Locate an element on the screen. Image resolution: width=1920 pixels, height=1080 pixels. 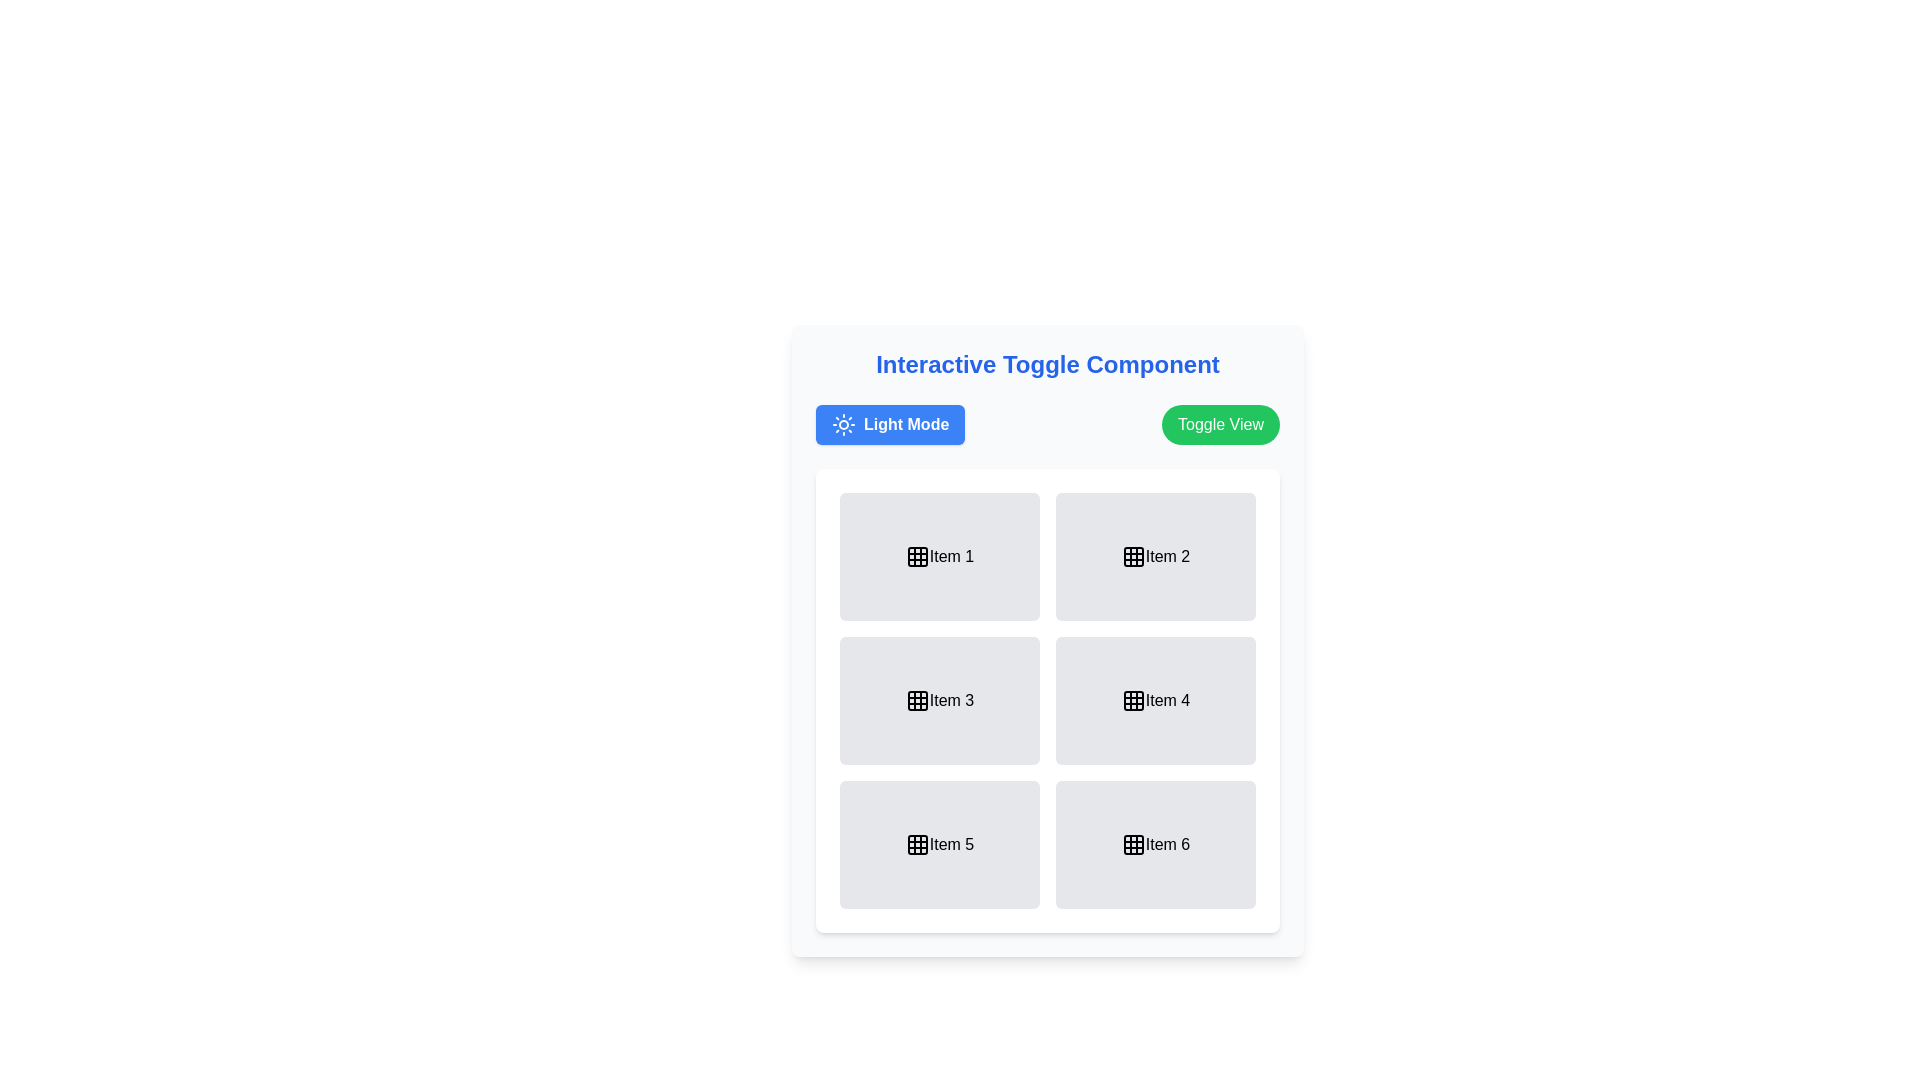
the decorative icon in the middle cell of the 2x3 grid labeled 'Item 3', located in the second row and first column is located at coordinates (916, 700).